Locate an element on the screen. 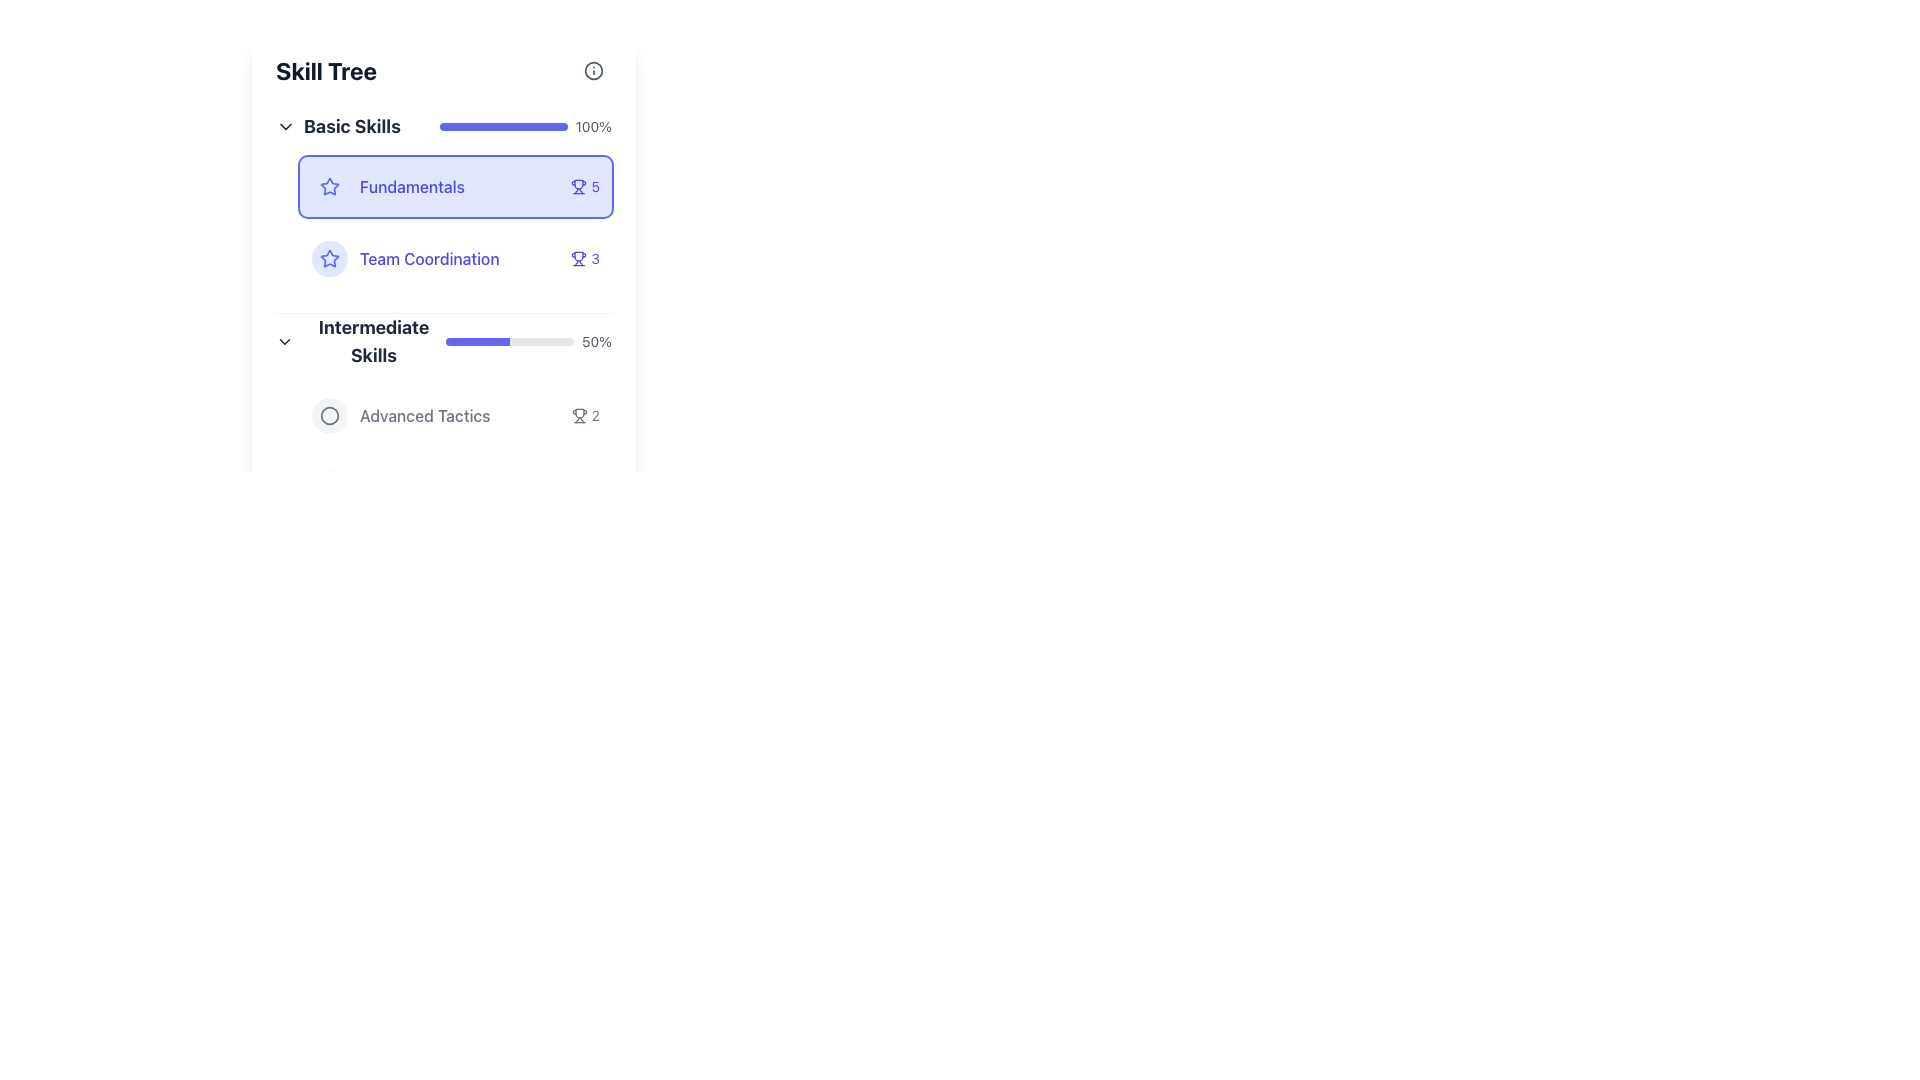 This screenshot has width=1920, height=1080. the trophy icon component that represents an award, centrally positioned within the trophy icon SVG, located to the right of the 'Fundamentals' text in the 'Basic Skills' section is located at coordinates (578, 255).